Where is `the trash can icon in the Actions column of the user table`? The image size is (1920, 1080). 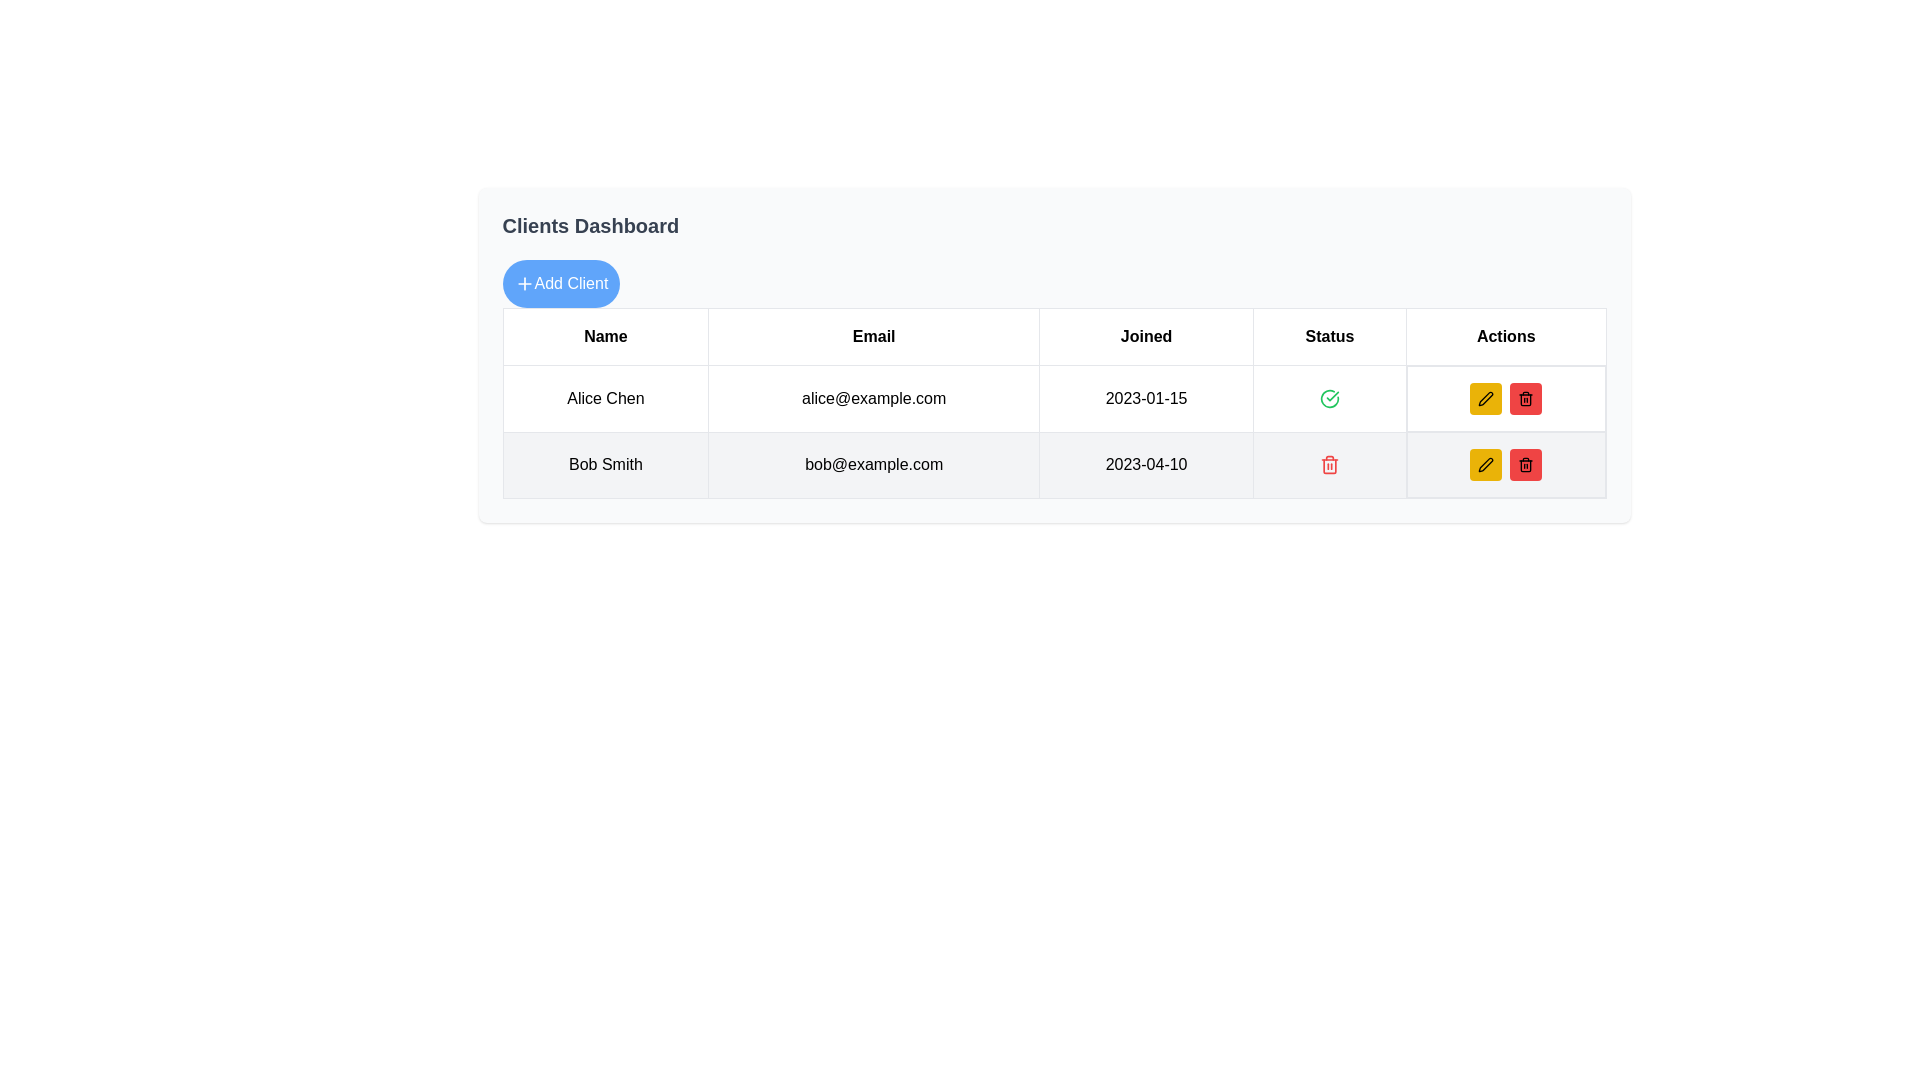
the trash can icon in the Actions column of the user table is located at coordinates (1525, 398).